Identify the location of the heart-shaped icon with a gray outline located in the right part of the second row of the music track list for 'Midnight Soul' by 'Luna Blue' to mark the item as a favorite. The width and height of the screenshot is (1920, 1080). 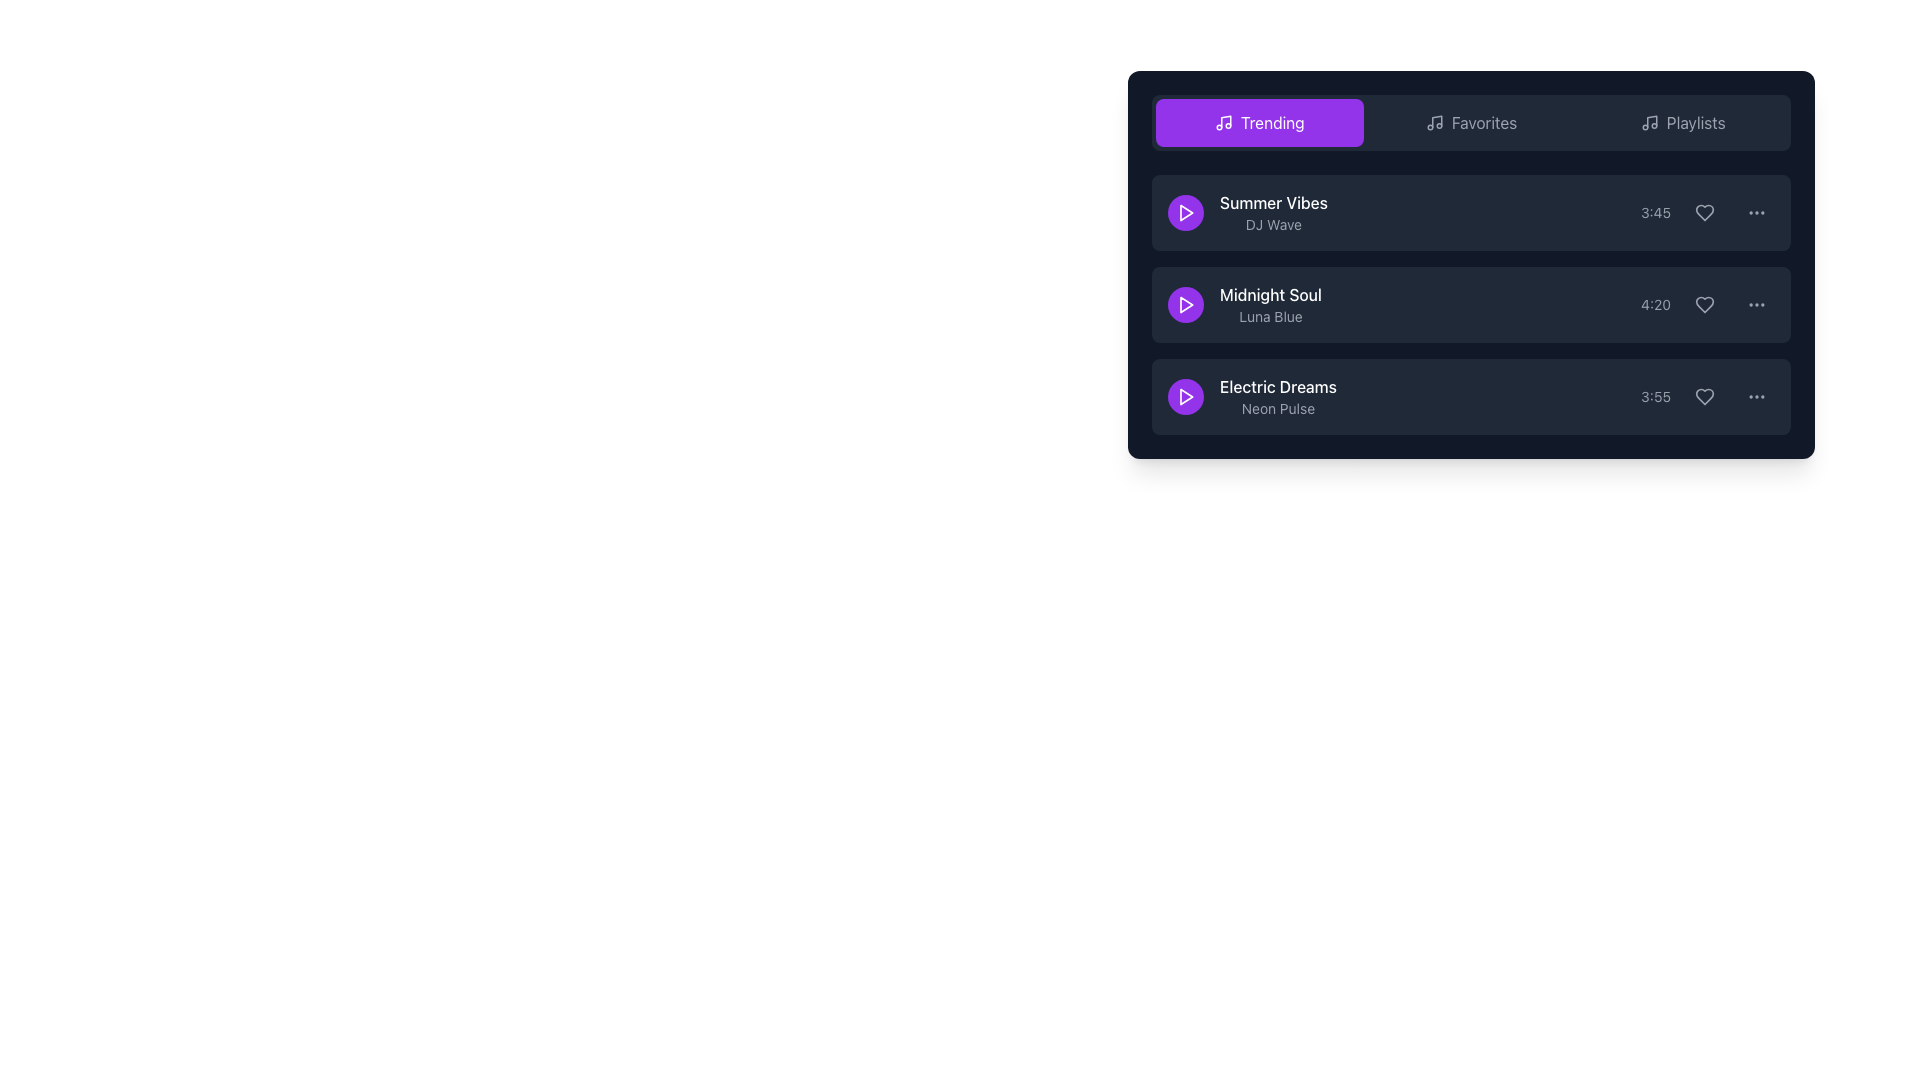
(1703, 304).